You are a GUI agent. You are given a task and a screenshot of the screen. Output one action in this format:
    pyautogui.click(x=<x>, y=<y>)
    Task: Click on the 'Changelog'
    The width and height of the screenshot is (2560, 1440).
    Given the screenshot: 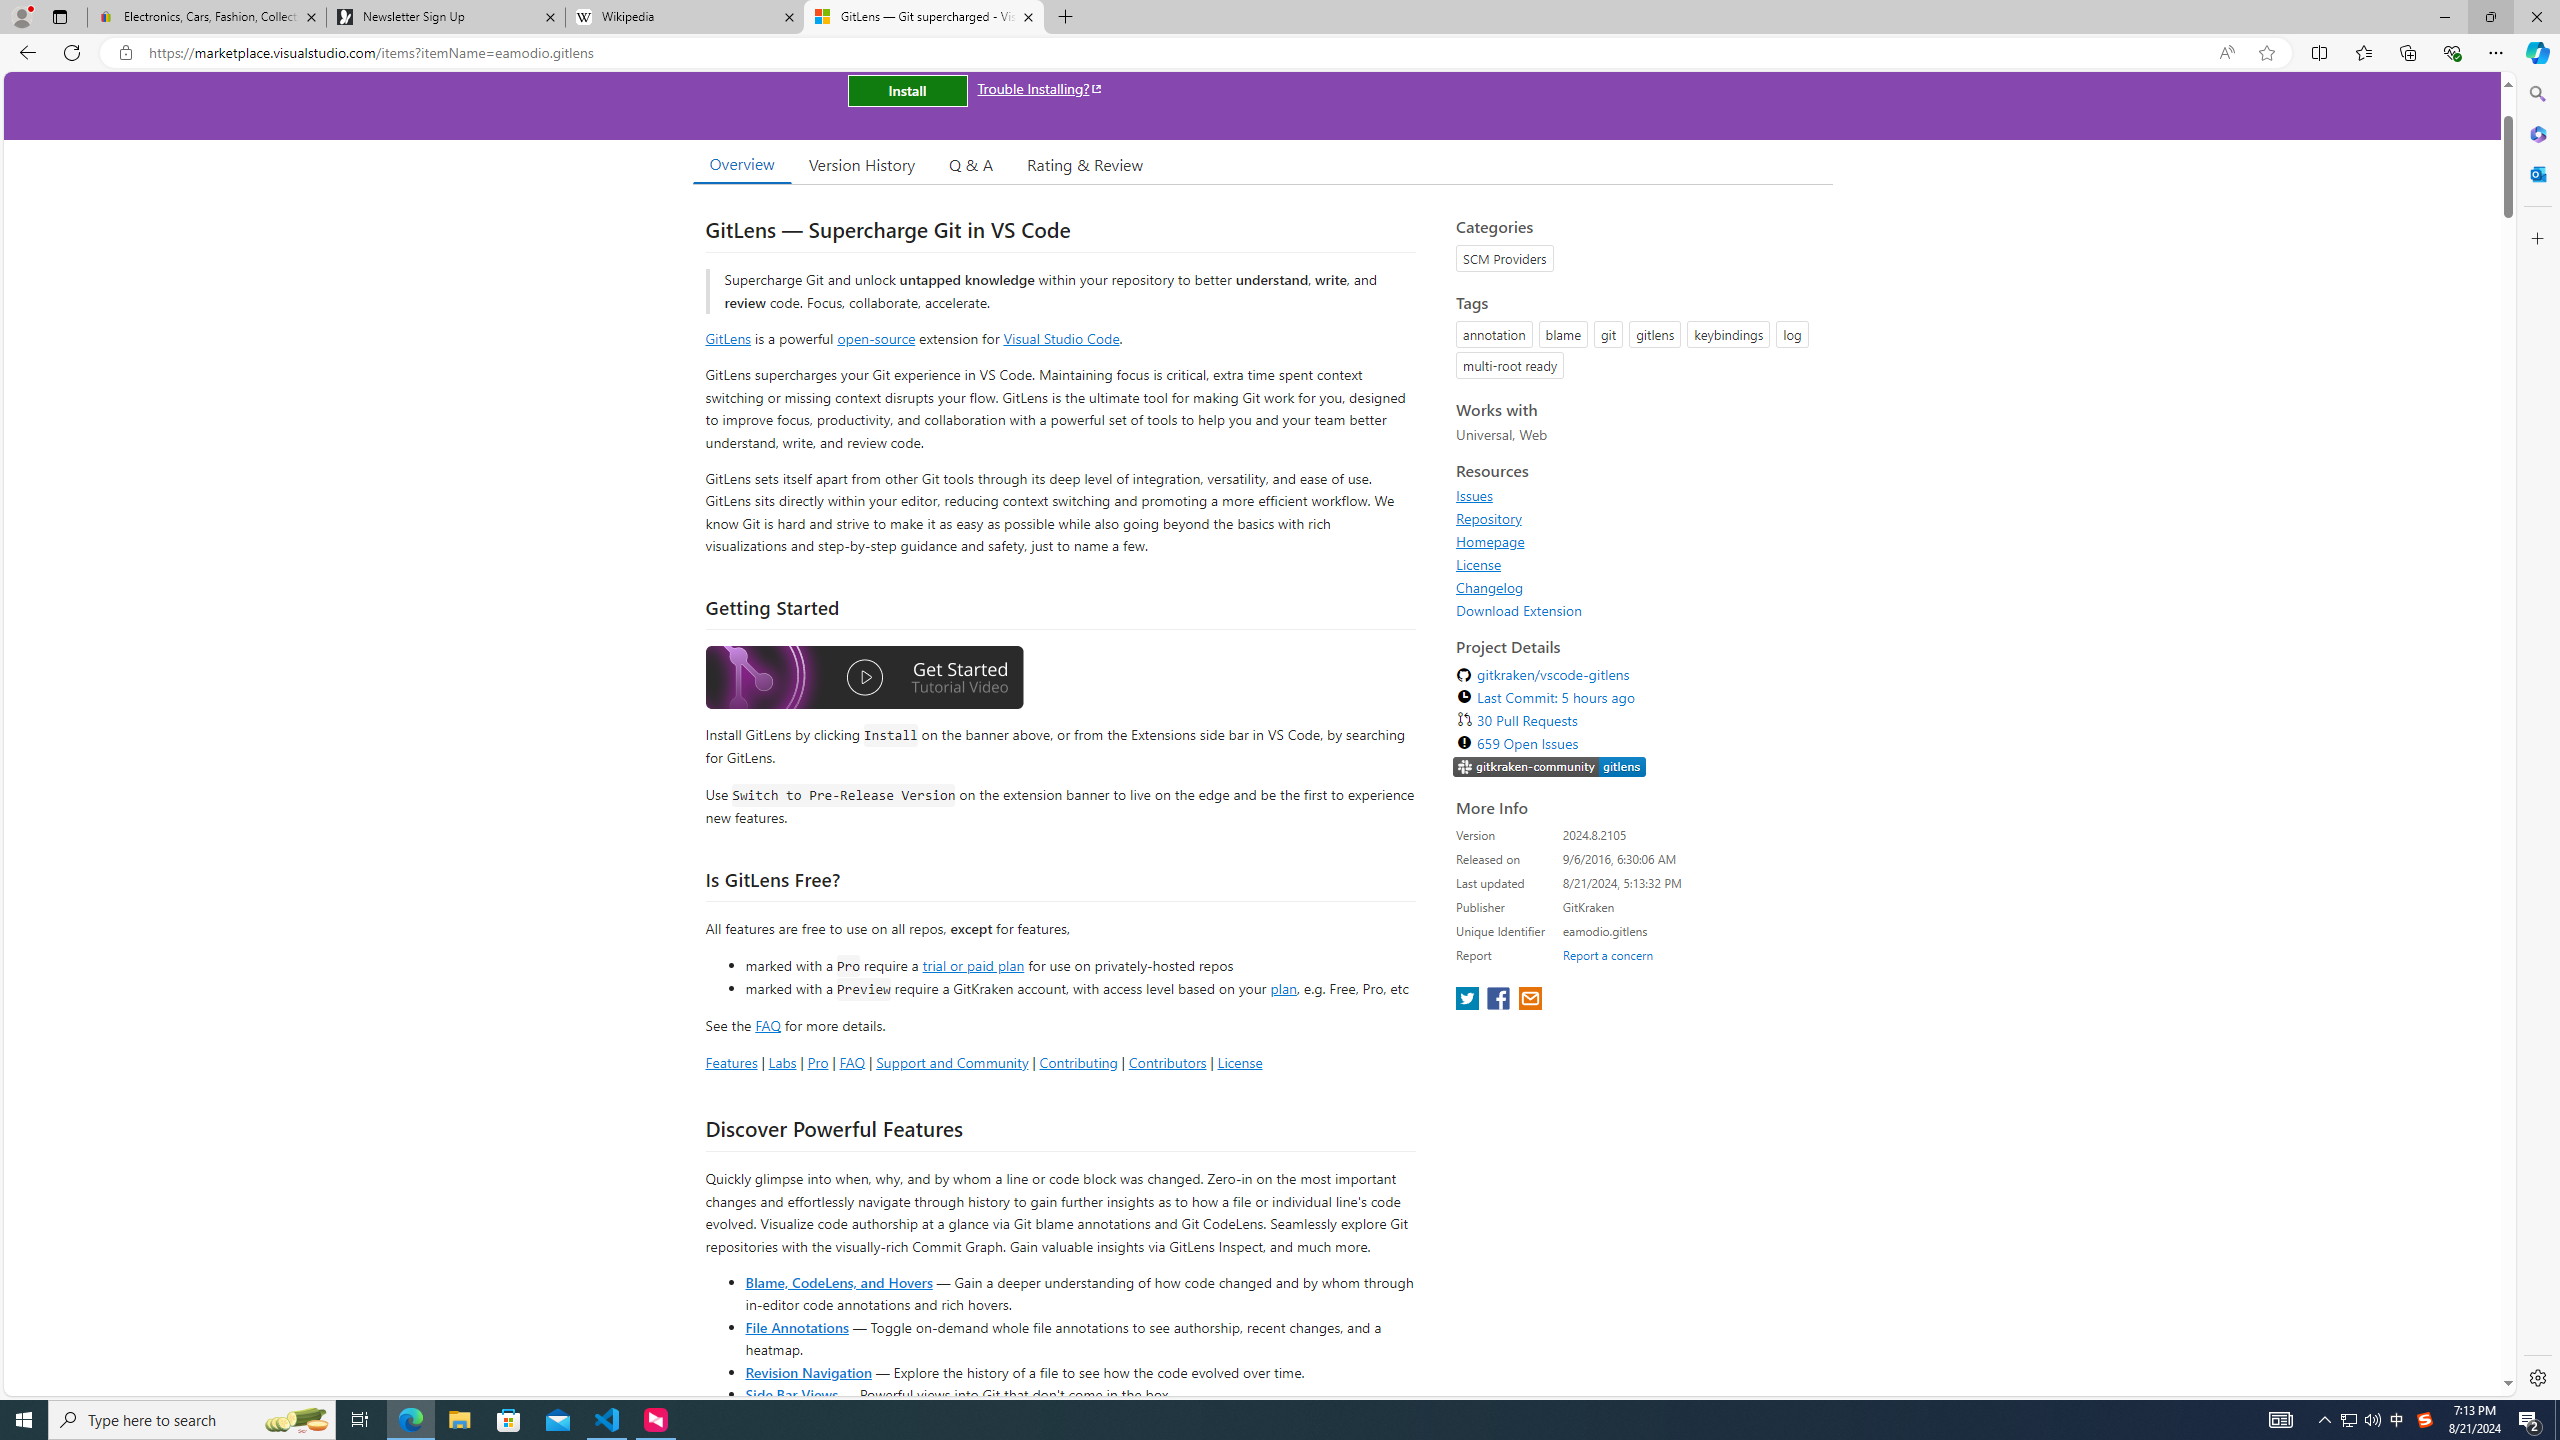 What is the action you would take?
    pyautogui.click(x=1638, y=586)
    